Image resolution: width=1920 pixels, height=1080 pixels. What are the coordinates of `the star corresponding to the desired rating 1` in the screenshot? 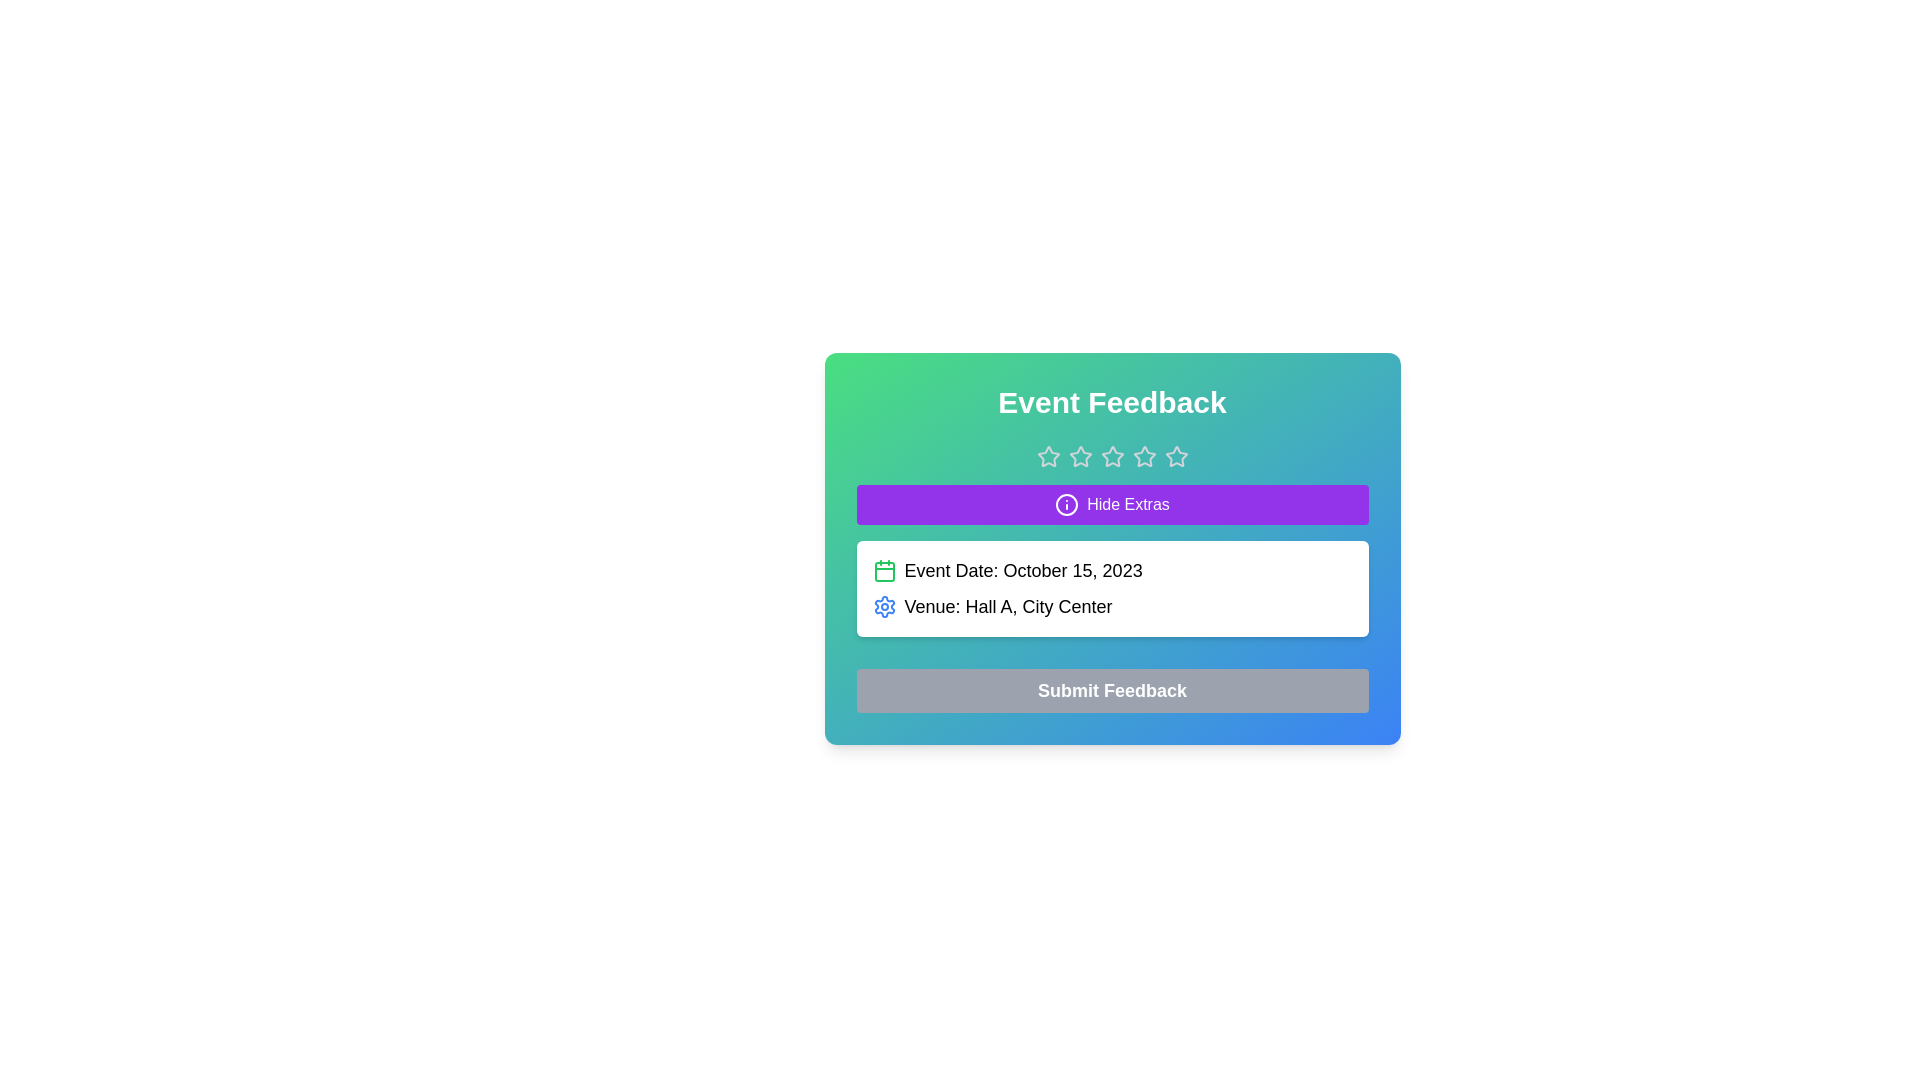 It's located at (1047, 456).